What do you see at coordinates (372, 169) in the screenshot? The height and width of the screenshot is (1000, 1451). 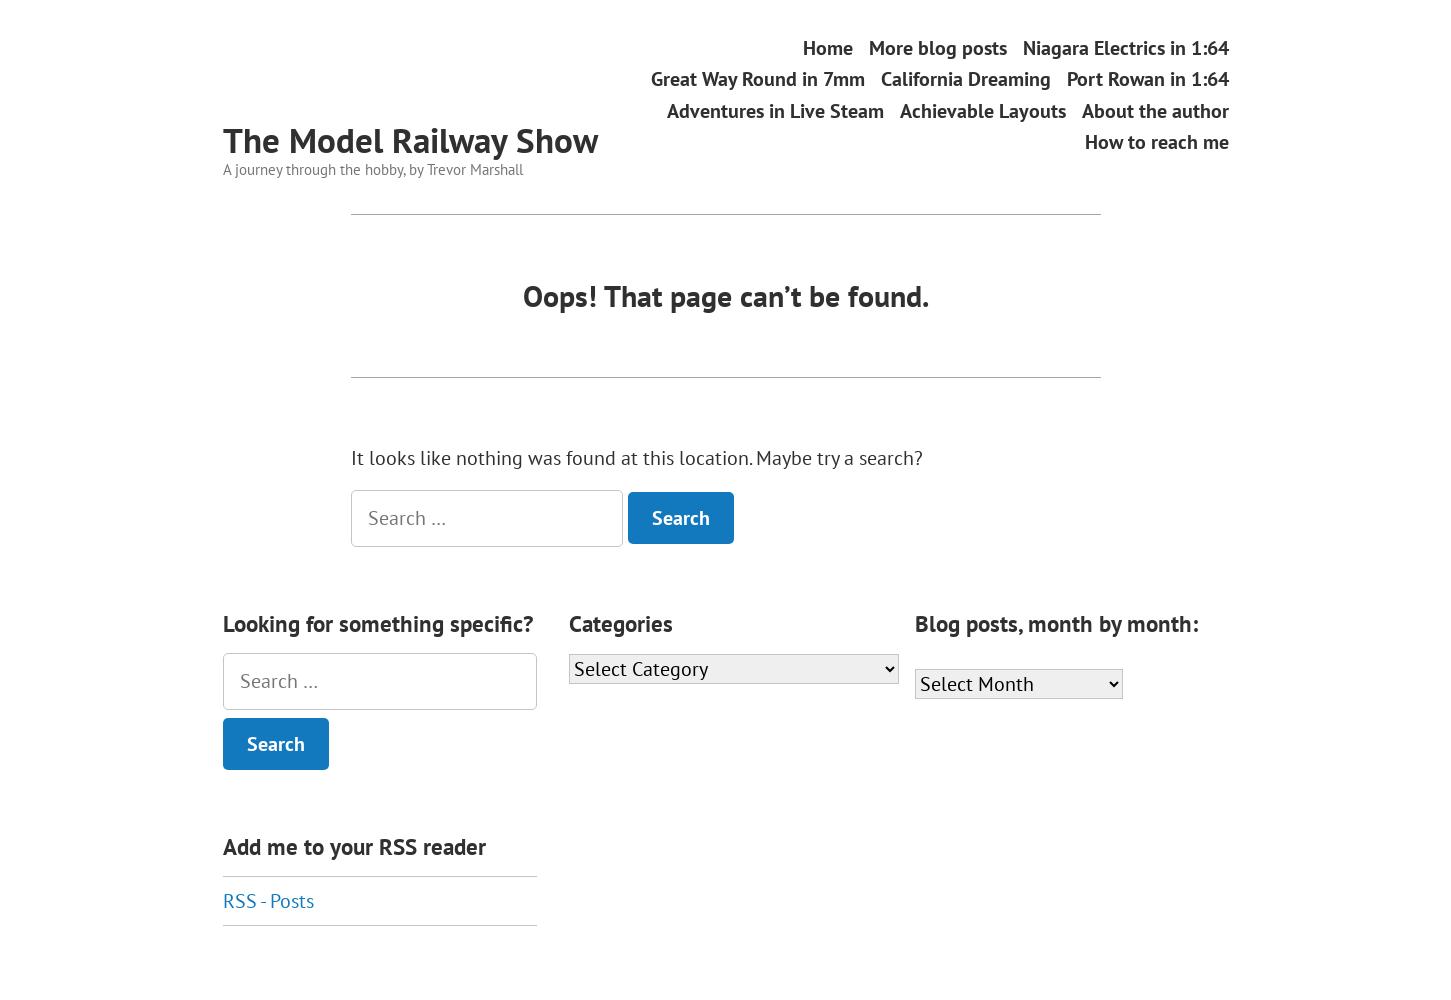 I see `'A journey through the hobby, by Trevor Marshall'` at bounding box center [372, 169].